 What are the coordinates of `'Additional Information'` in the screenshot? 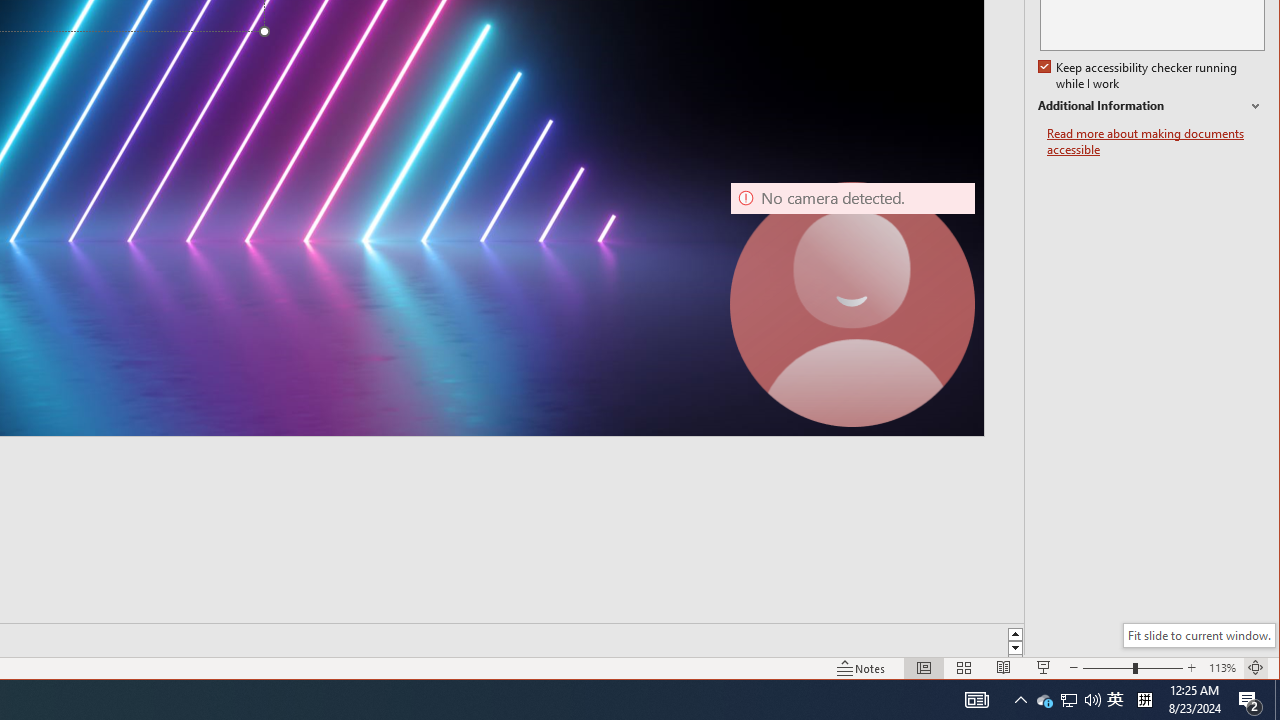 It's located at (1151, 106).